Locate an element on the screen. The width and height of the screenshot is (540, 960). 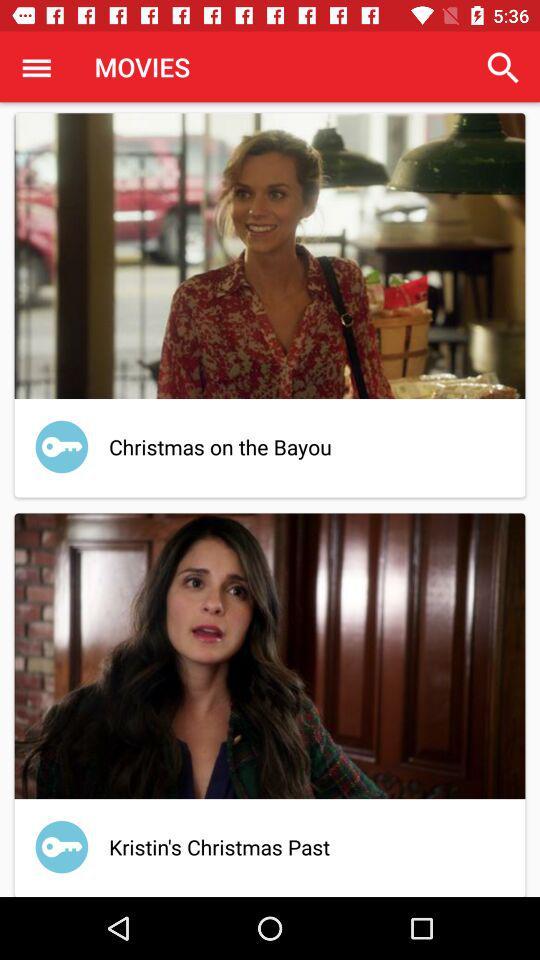
the item next to the movies item is located at coordinates (502, 67).